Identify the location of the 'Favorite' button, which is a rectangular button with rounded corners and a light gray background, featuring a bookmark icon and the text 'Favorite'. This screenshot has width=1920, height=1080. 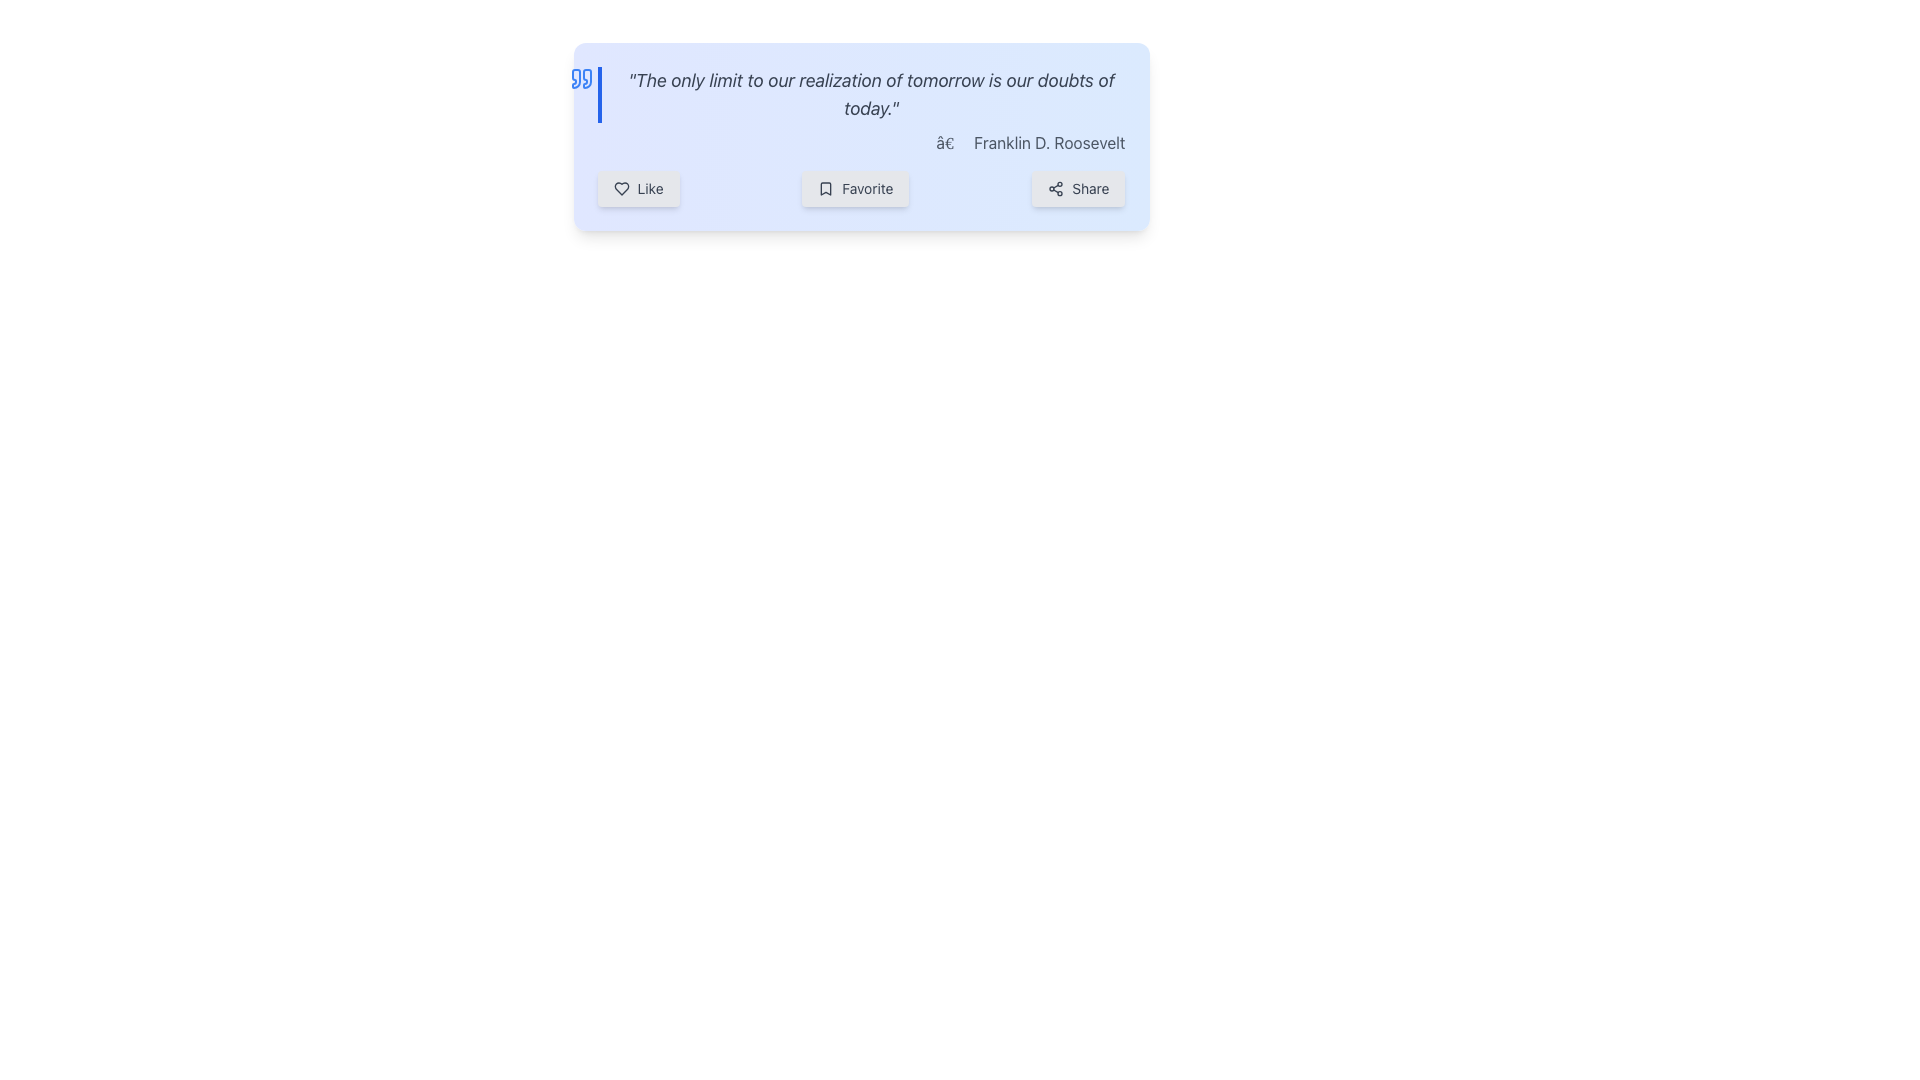
(855, 189).